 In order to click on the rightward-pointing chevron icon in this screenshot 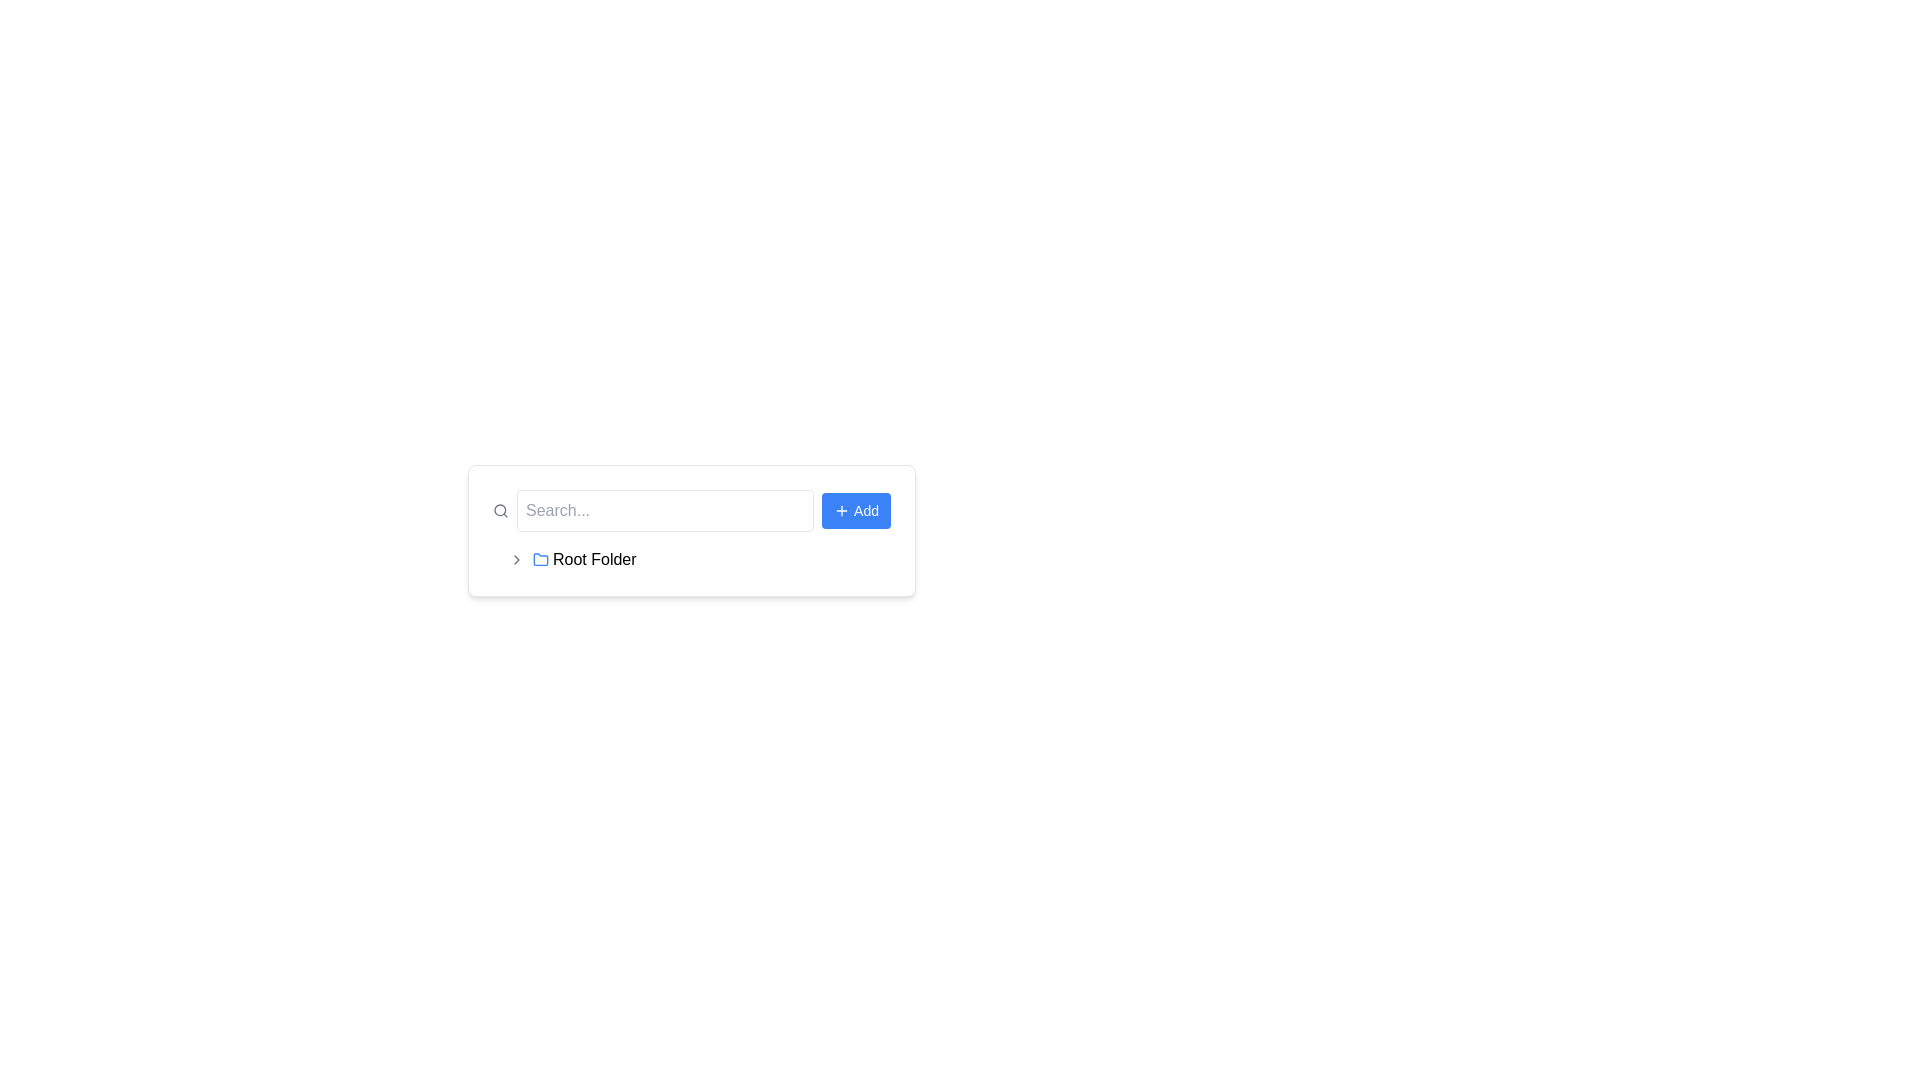, I will do `click(517, 559)`.